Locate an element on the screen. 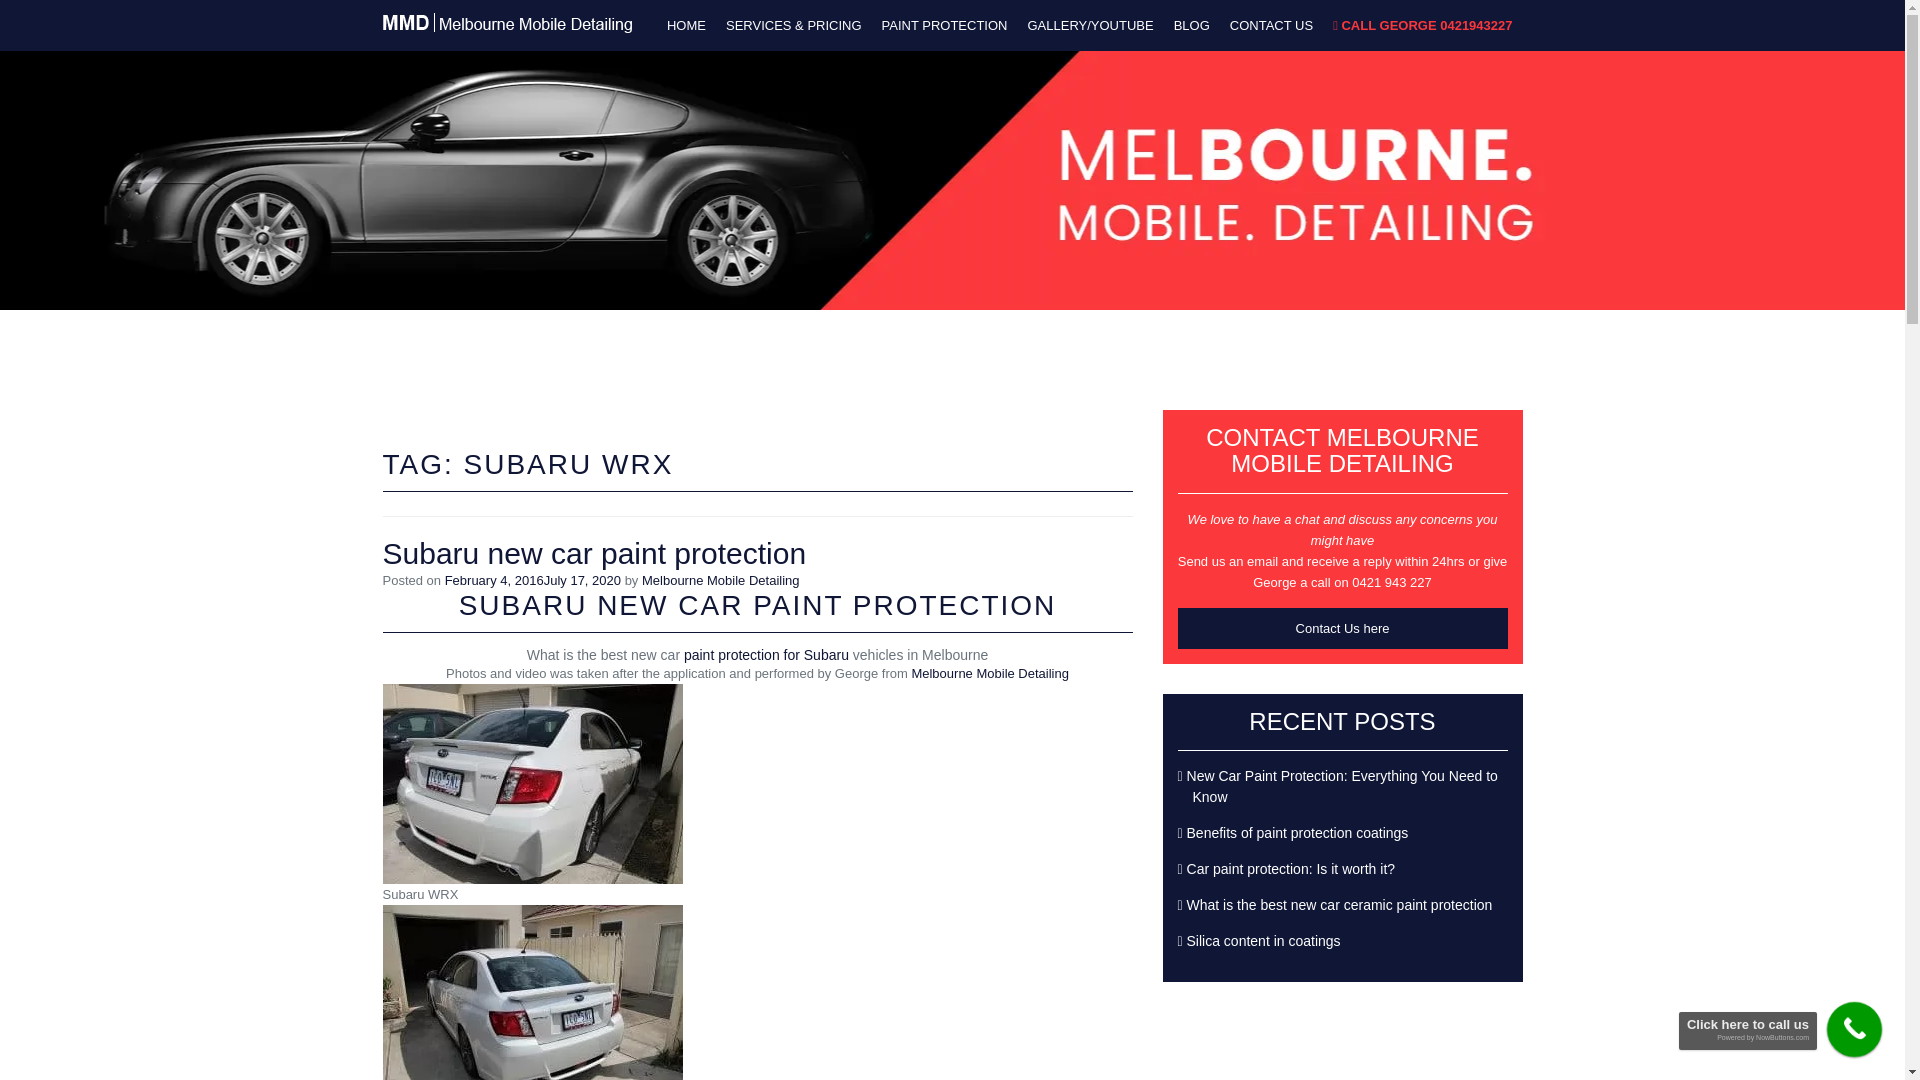 The width and height of the screenshot is (1920, 1080). 'BLOG' is located at coordinates (1191, 25).